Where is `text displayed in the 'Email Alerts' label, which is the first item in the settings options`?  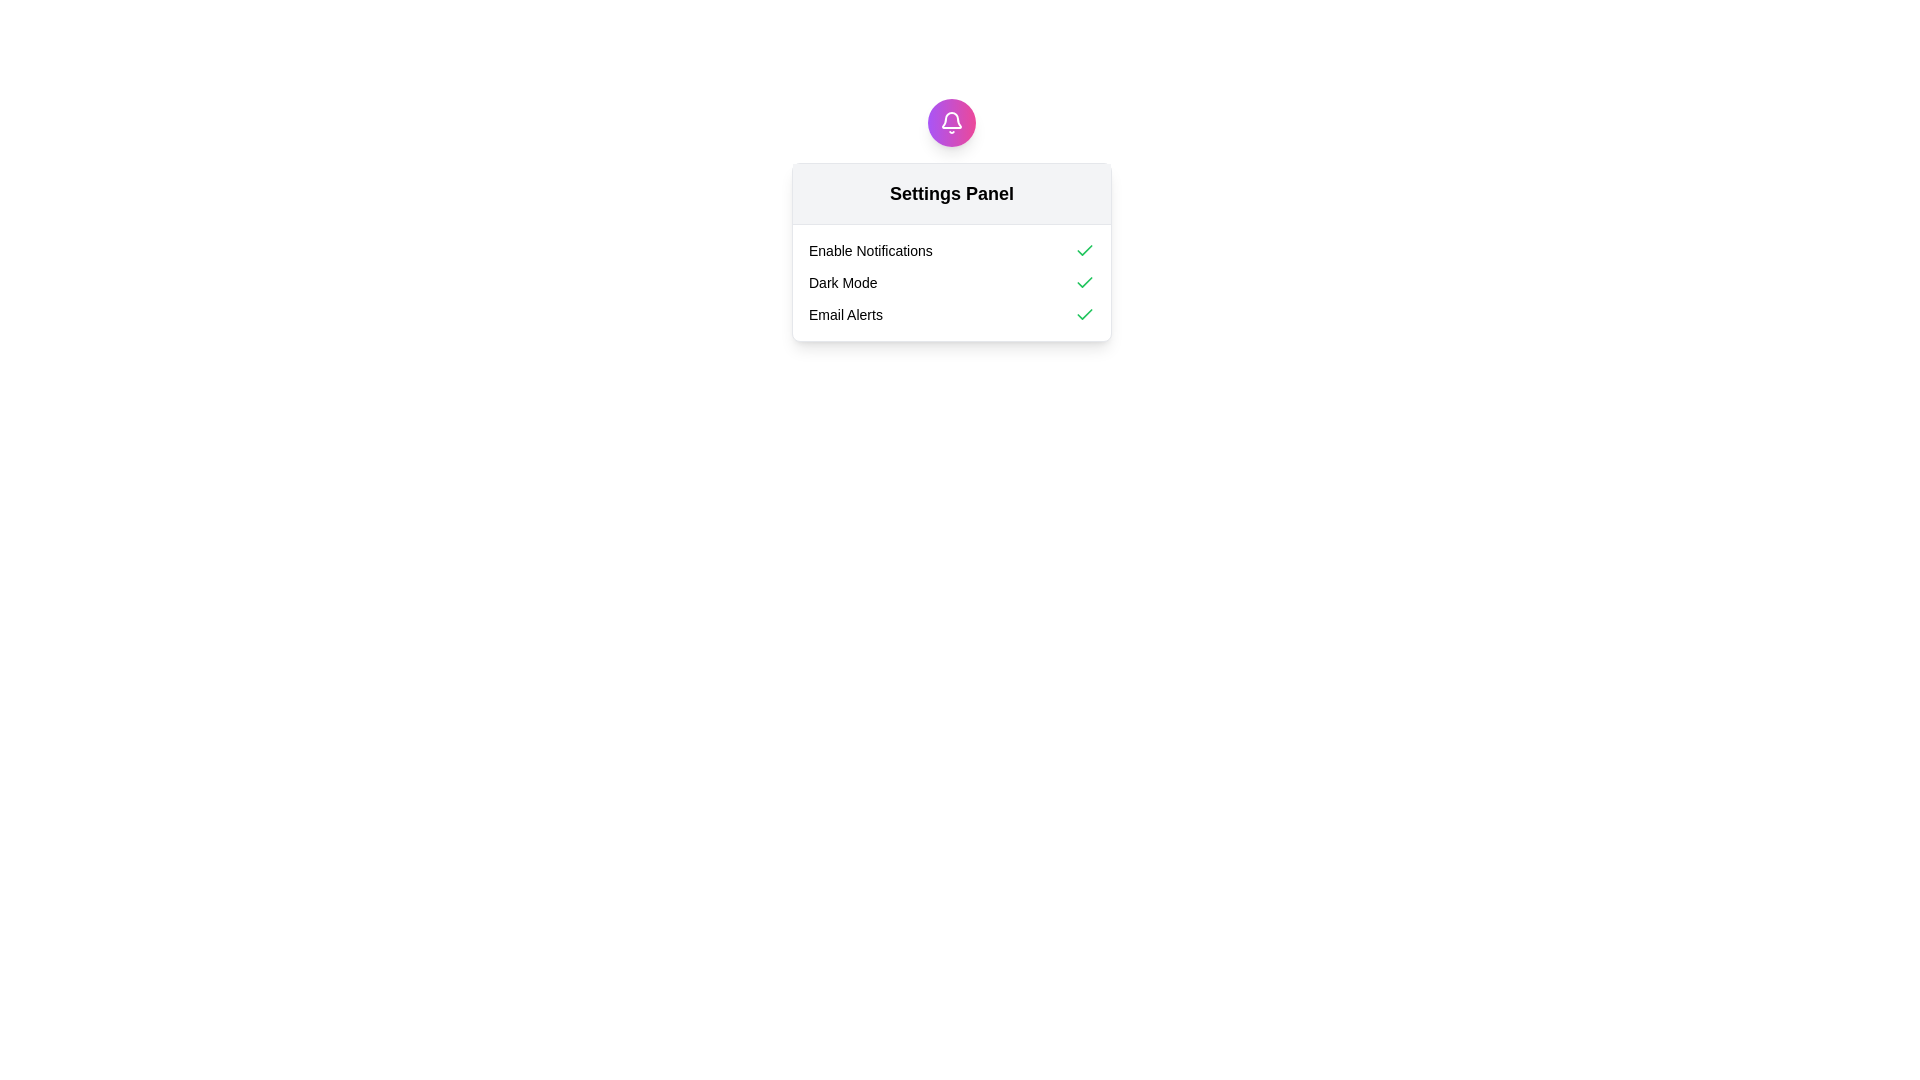 text displayed in the 'Email Alerts' label, which is the first item in the settings options is located at coordinates (845, 315).